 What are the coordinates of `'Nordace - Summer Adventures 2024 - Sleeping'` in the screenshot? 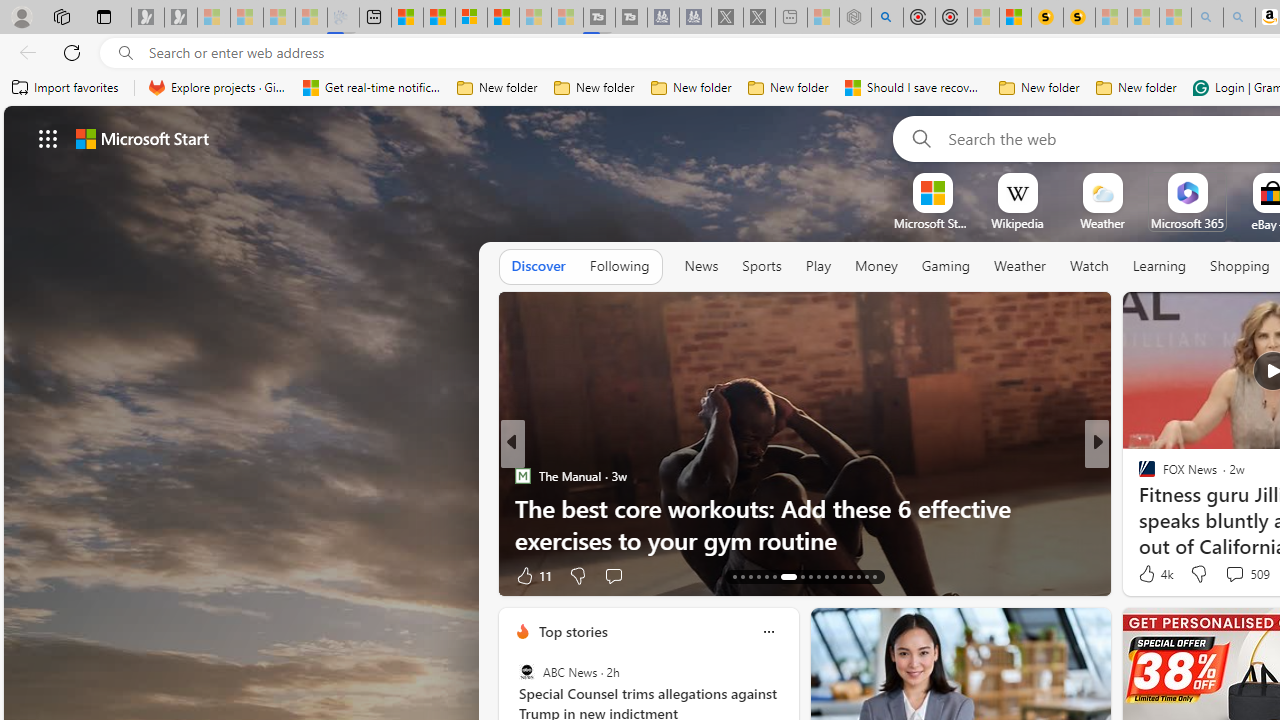 It's located at (855, 17).